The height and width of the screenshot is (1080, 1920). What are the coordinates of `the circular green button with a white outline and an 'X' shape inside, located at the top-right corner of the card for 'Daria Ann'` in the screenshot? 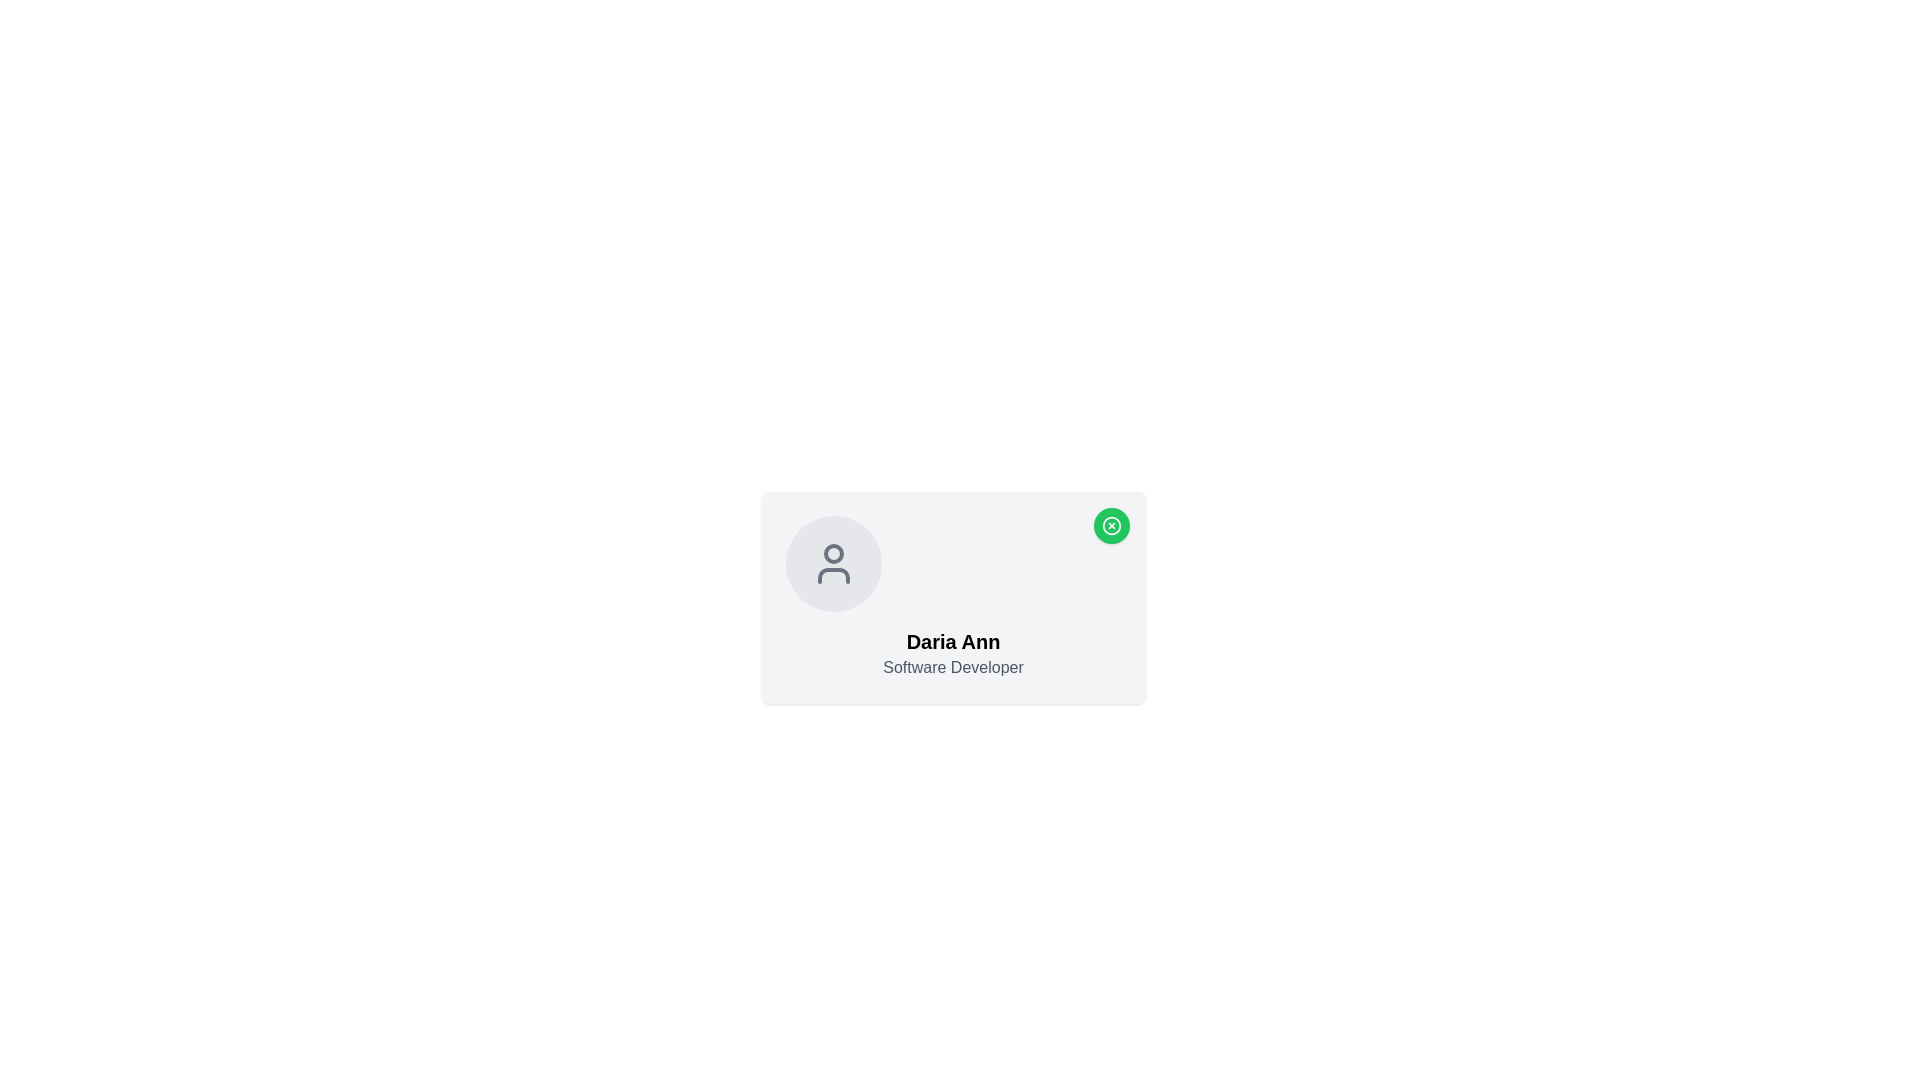 It's located at (1110, 524).